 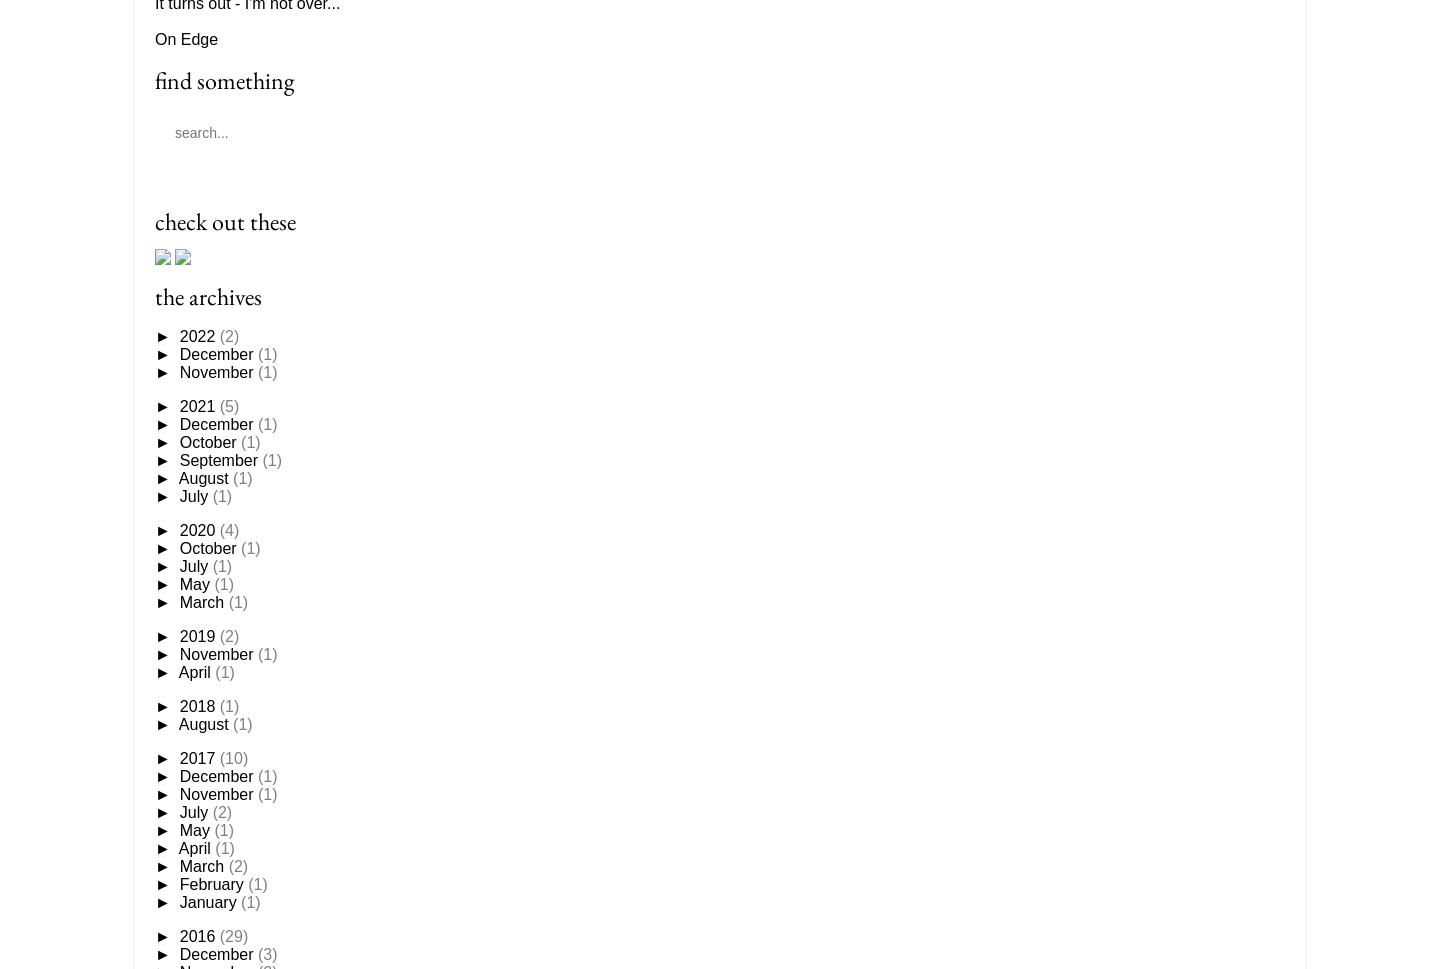 What do you see at coordinates (153, 79) in the screenshot?
I see `'find something'` at bounding box center [153, 79].